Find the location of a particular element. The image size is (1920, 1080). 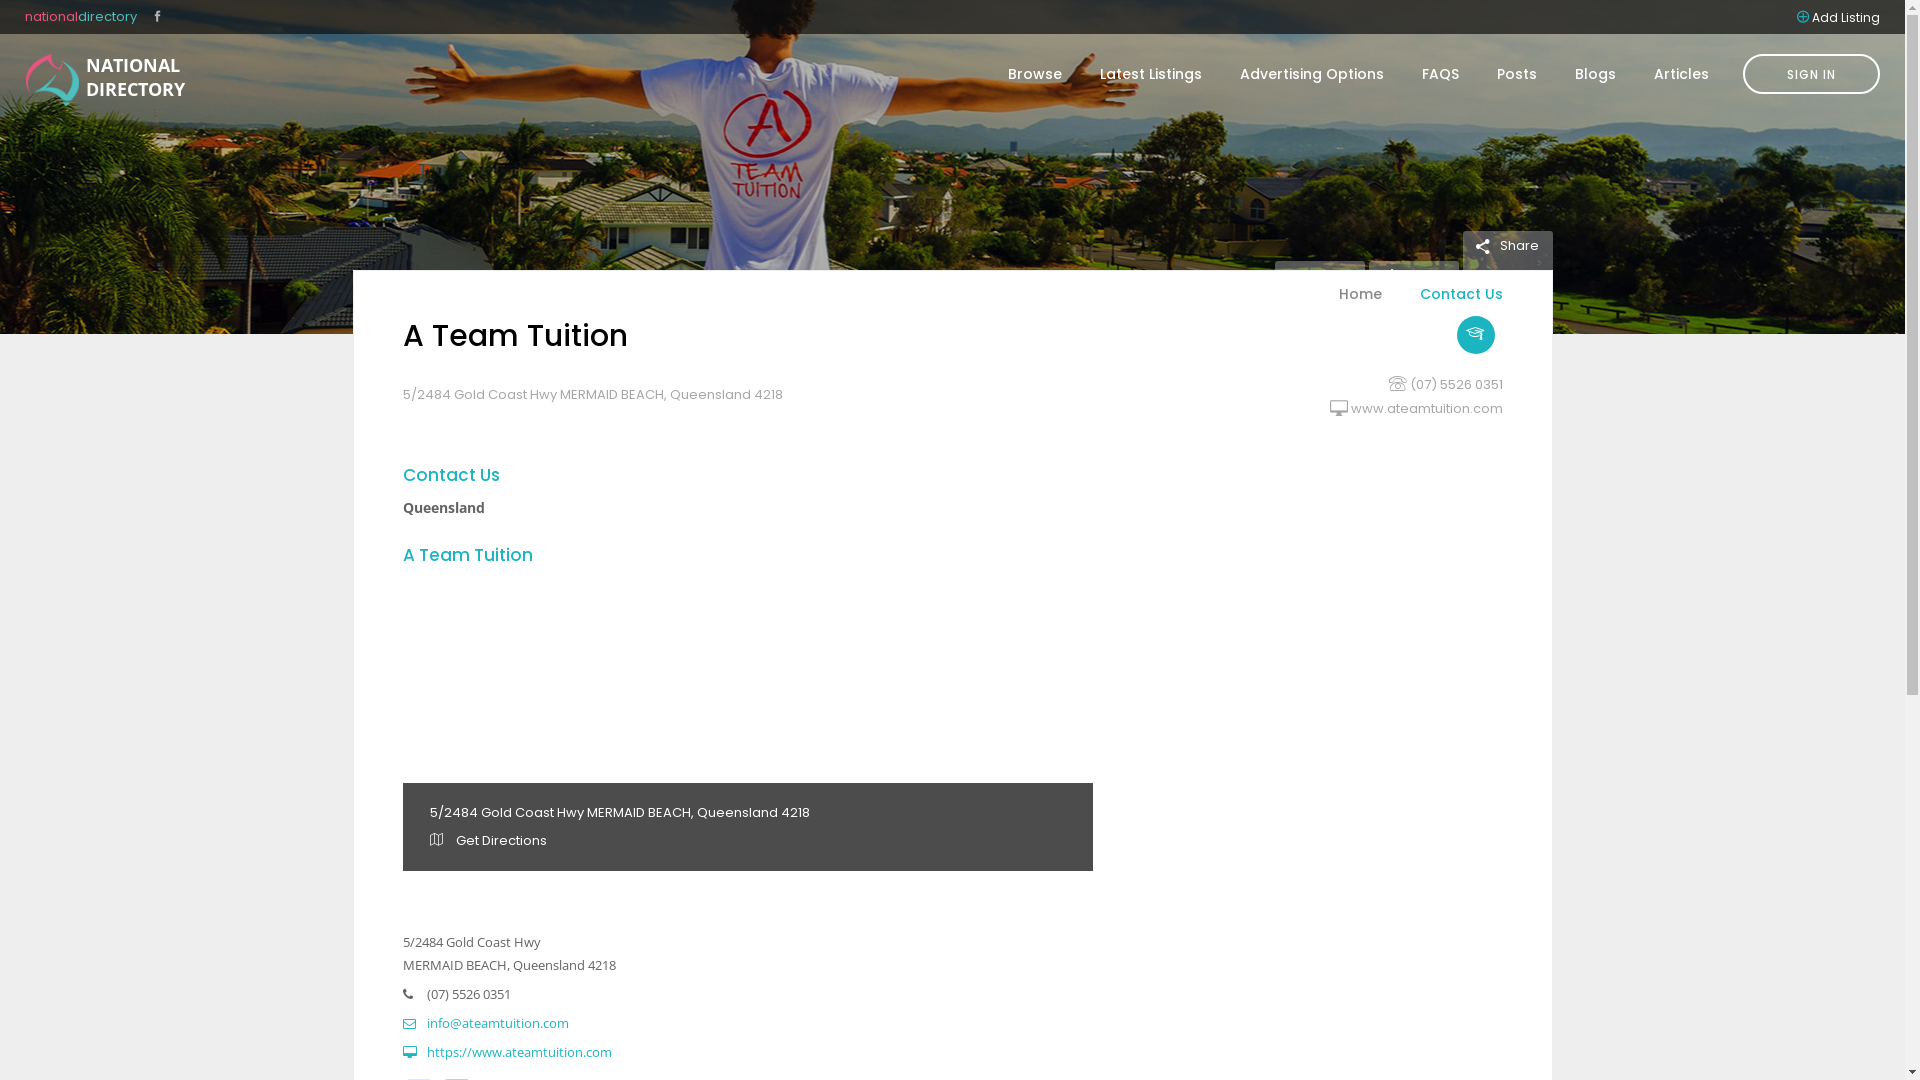

'nationaldirectory' is located at coordinates (80, 16).